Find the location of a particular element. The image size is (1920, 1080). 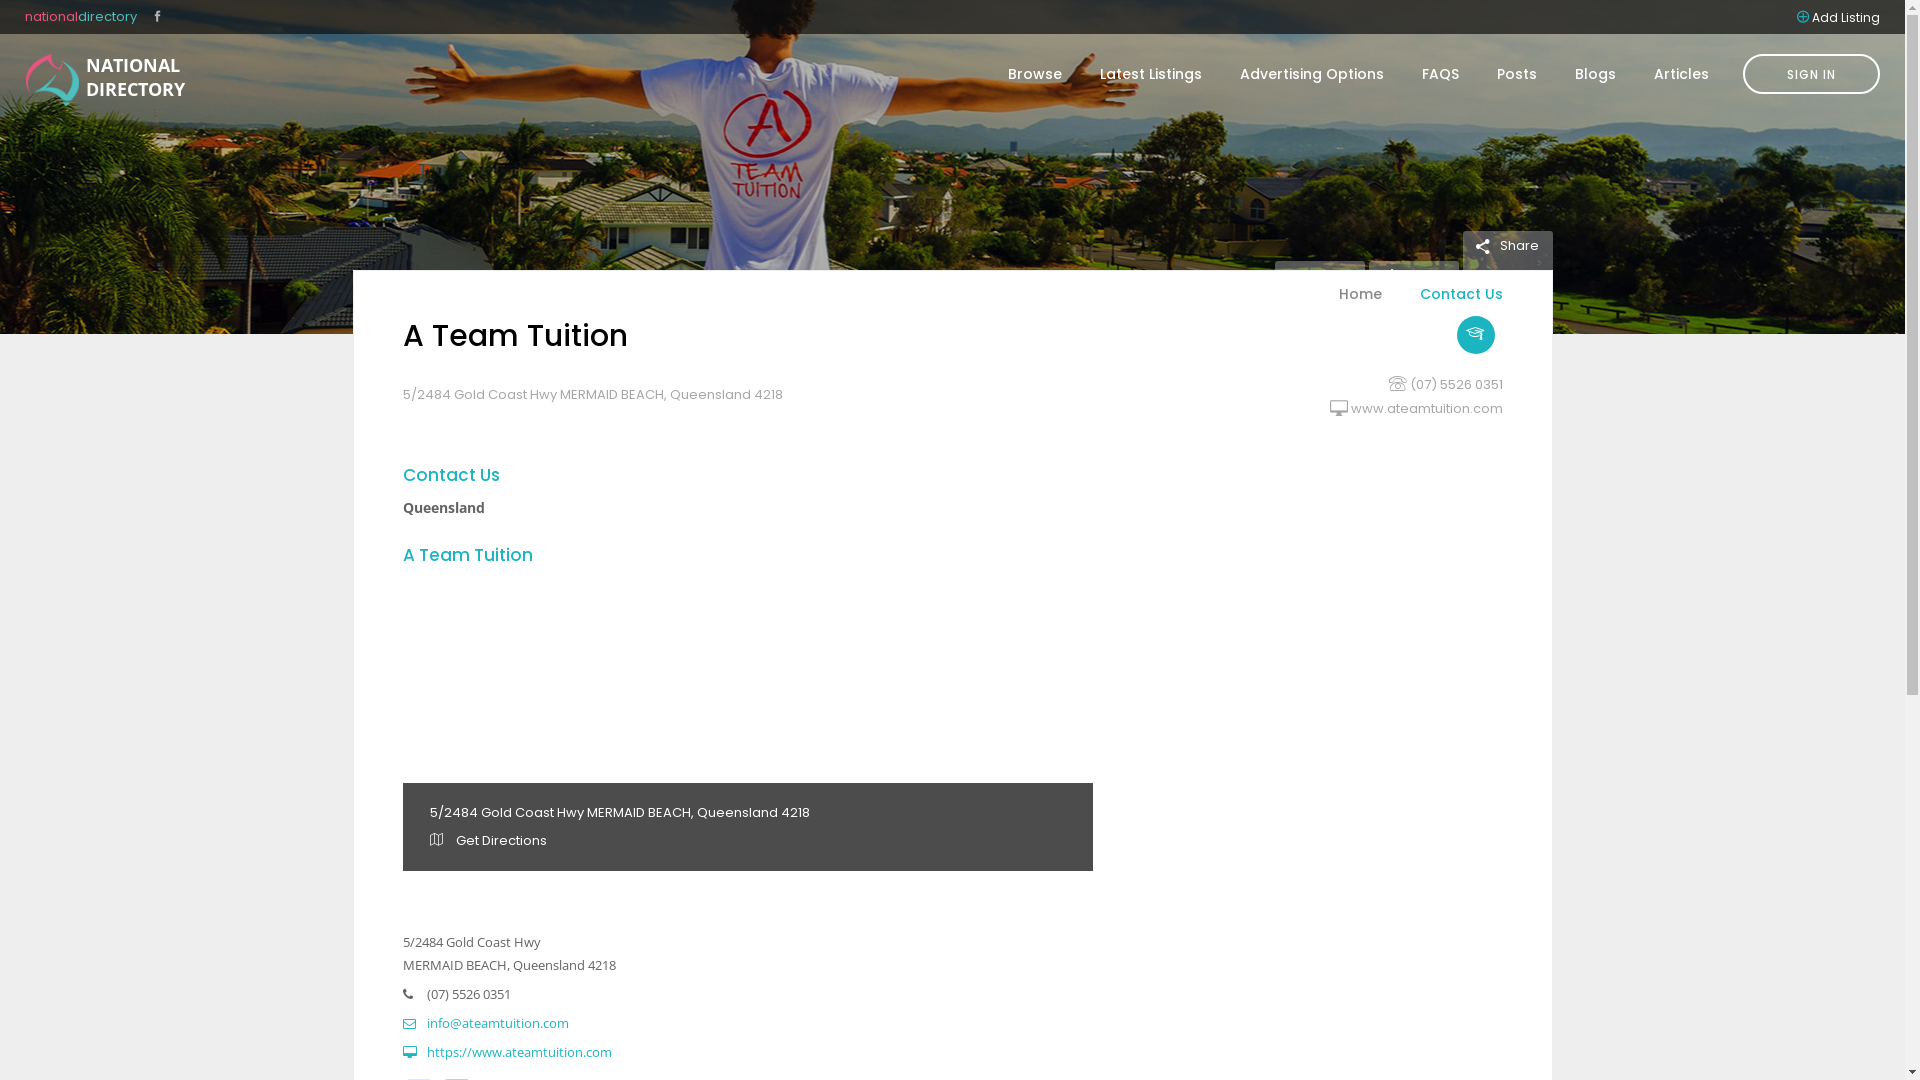

'nationaldirectory' is located at coordinates (80, 16).